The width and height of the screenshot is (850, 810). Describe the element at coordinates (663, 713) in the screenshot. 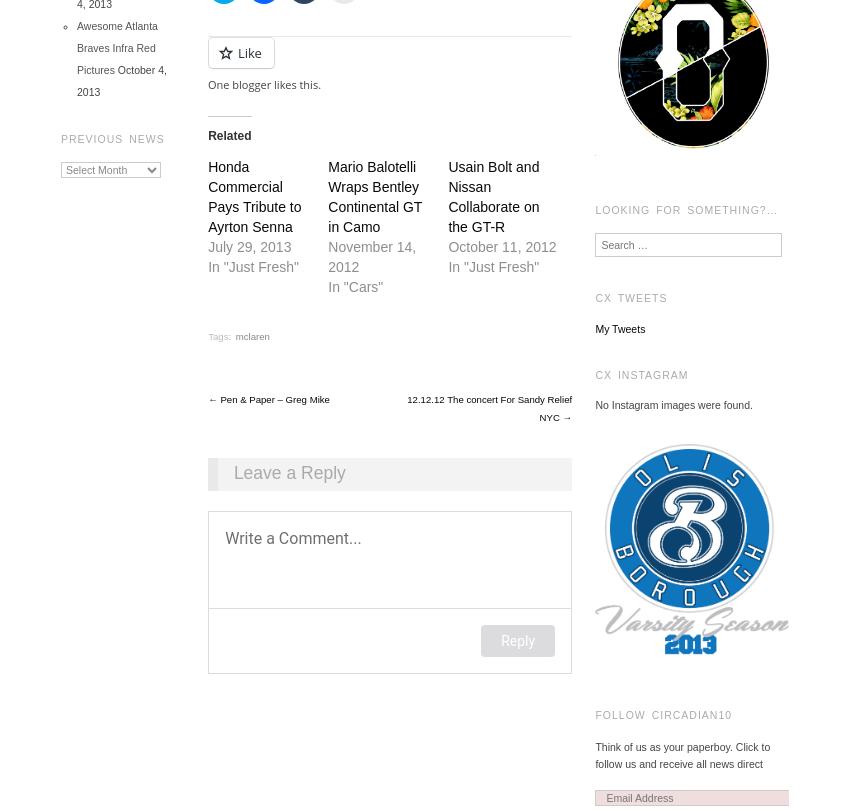

I see `'Follow Circadian10'` at that location.